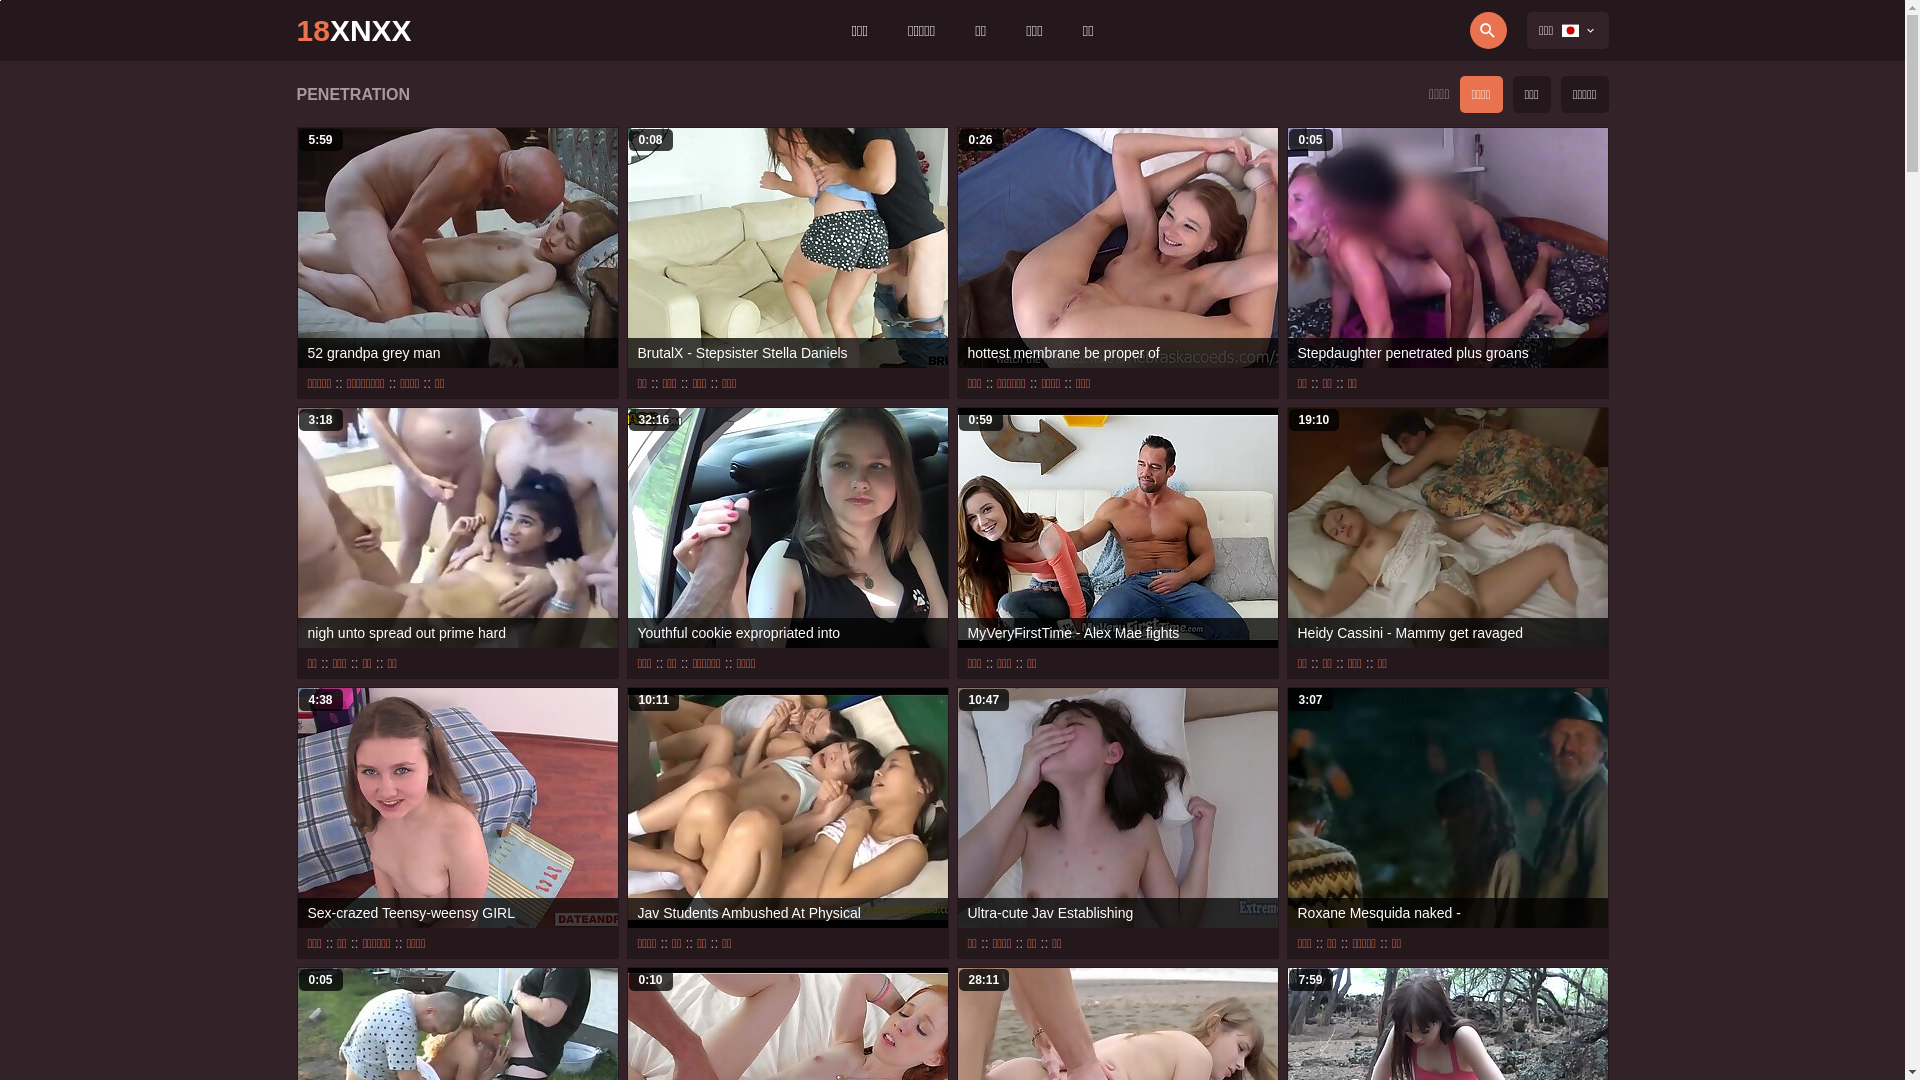 The image size is (1920, 1080). Describe the element at coordinates (353, 30) in the screenshot. I see `'18XNXX'` at that location.